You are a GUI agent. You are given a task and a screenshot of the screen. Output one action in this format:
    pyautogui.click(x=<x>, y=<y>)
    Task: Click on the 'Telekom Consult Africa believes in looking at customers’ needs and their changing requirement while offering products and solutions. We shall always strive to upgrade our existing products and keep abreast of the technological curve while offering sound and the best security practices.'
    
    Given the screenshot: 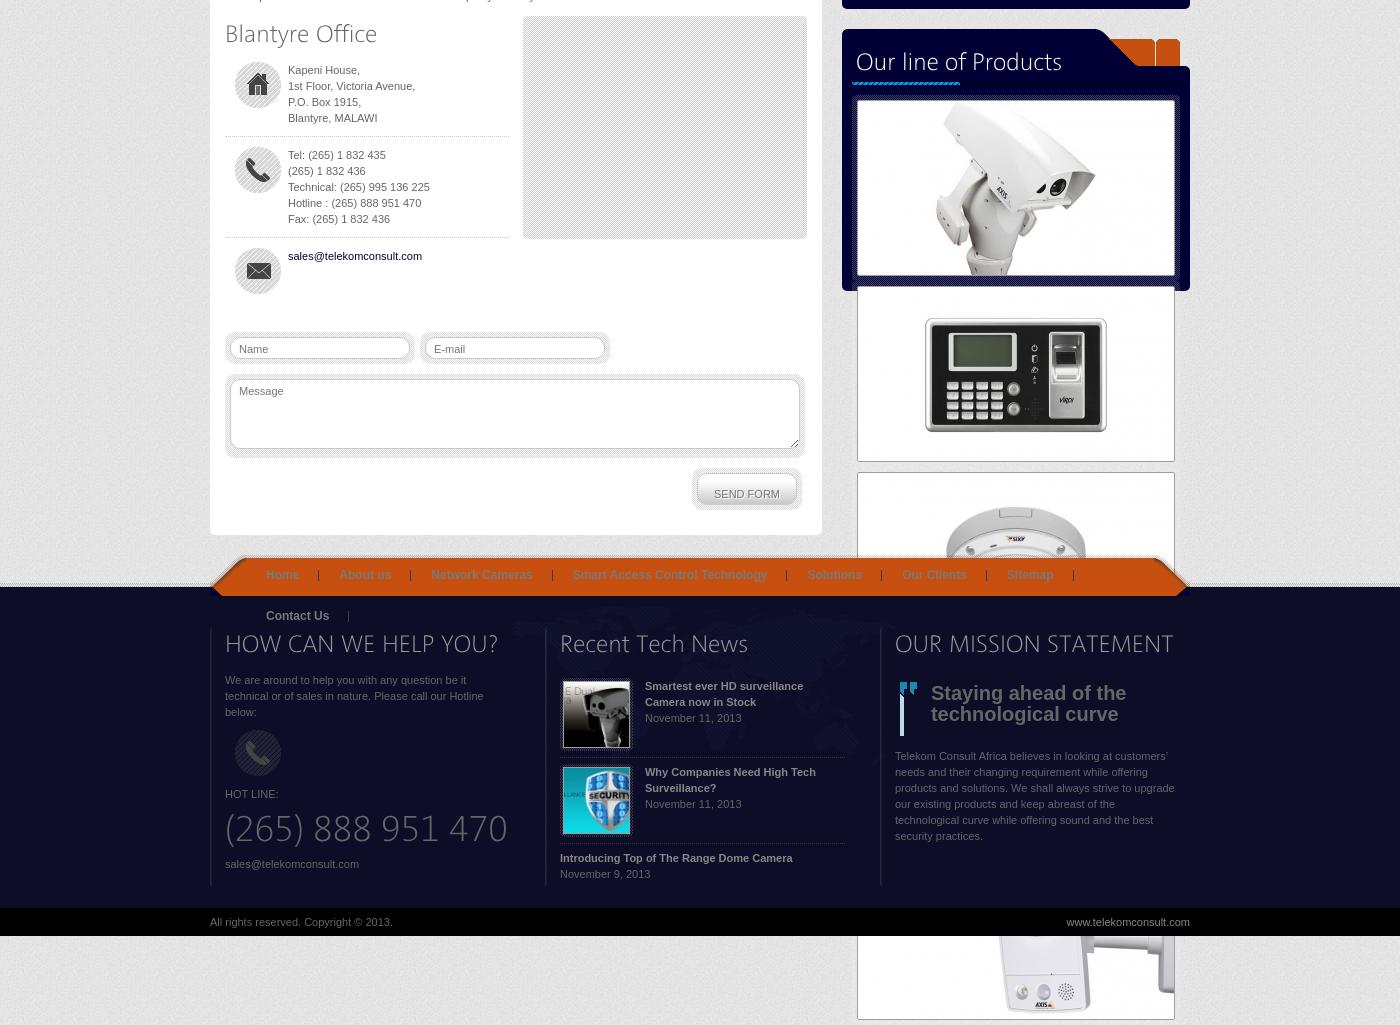 What is the action you would take?
    pyautogui.click(x=1034, y=795)
    